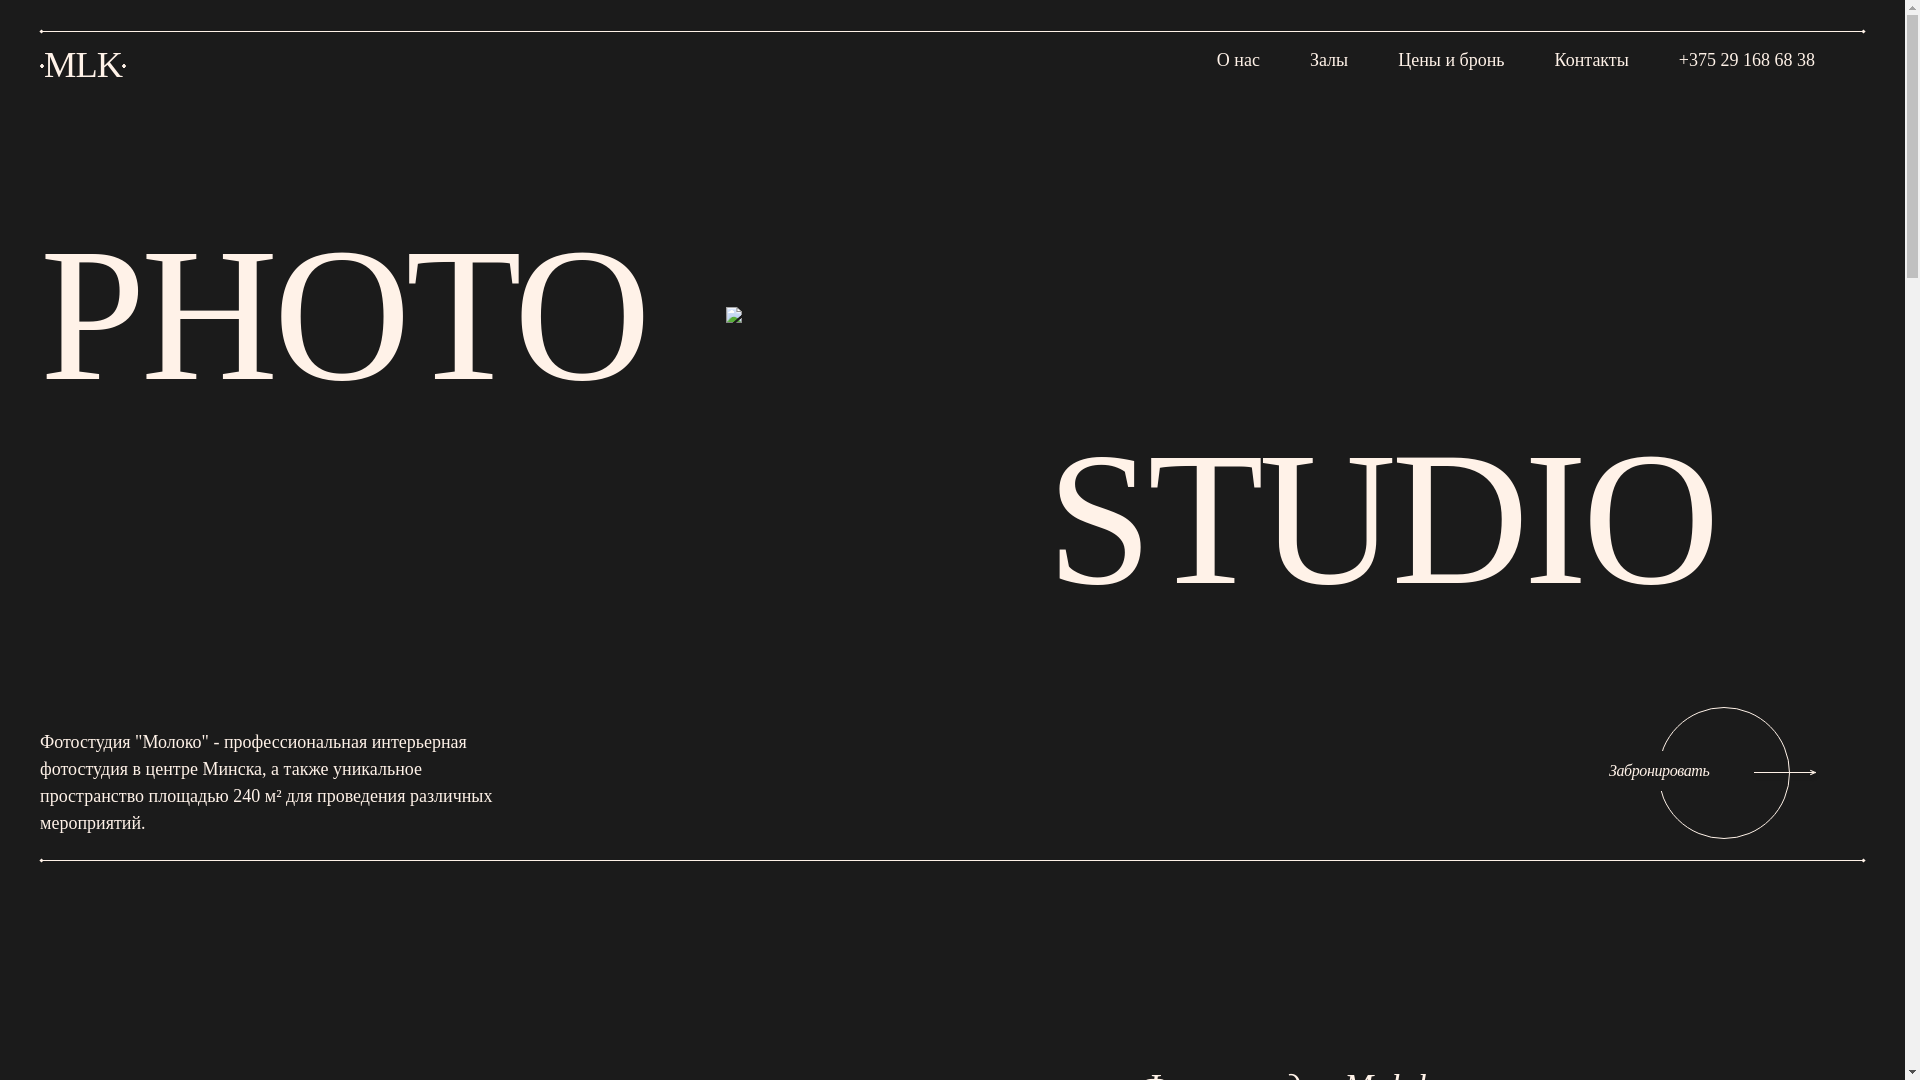 This screenshot has width=1920, height=1080. Describe the element at coordinates (1679, 56) in the screenshot. I see `'+375 29 168 68 38'` at that location.